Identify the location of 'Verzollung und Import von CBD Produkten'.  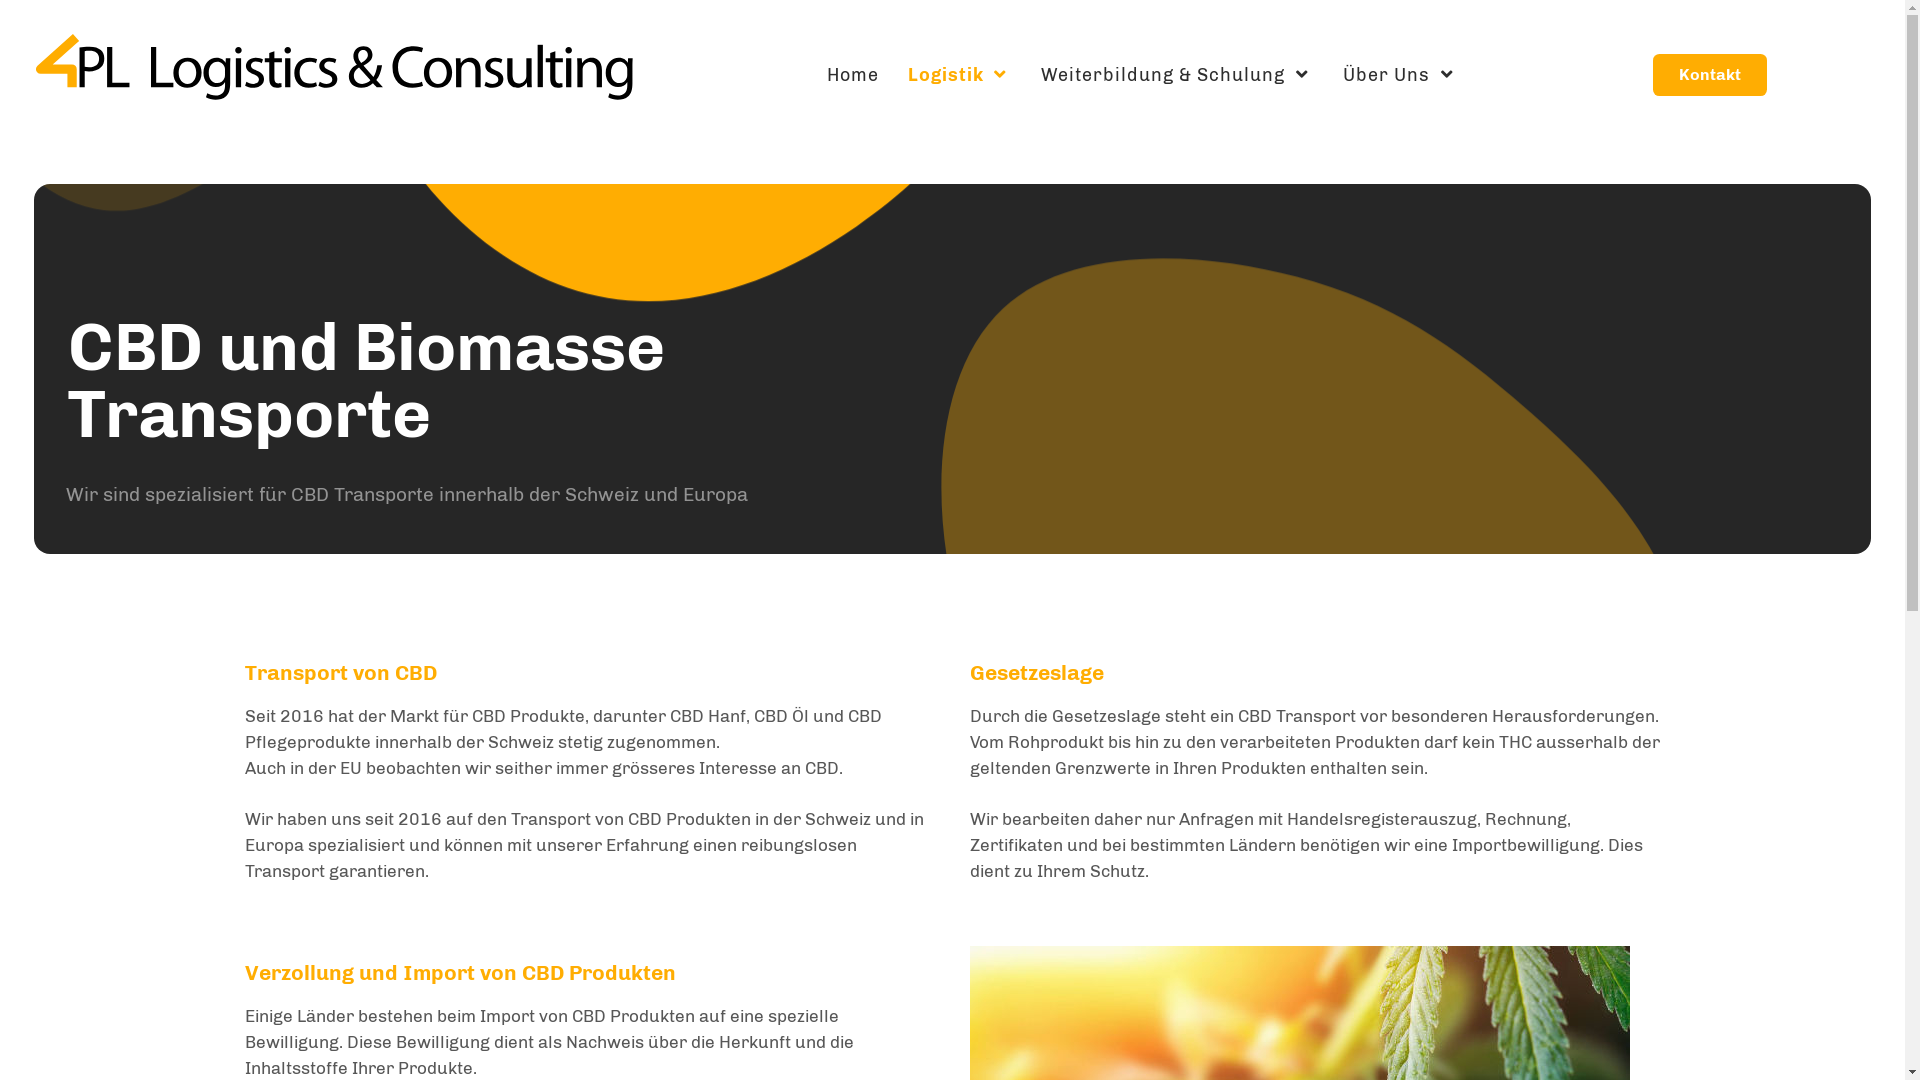
(458, 971).